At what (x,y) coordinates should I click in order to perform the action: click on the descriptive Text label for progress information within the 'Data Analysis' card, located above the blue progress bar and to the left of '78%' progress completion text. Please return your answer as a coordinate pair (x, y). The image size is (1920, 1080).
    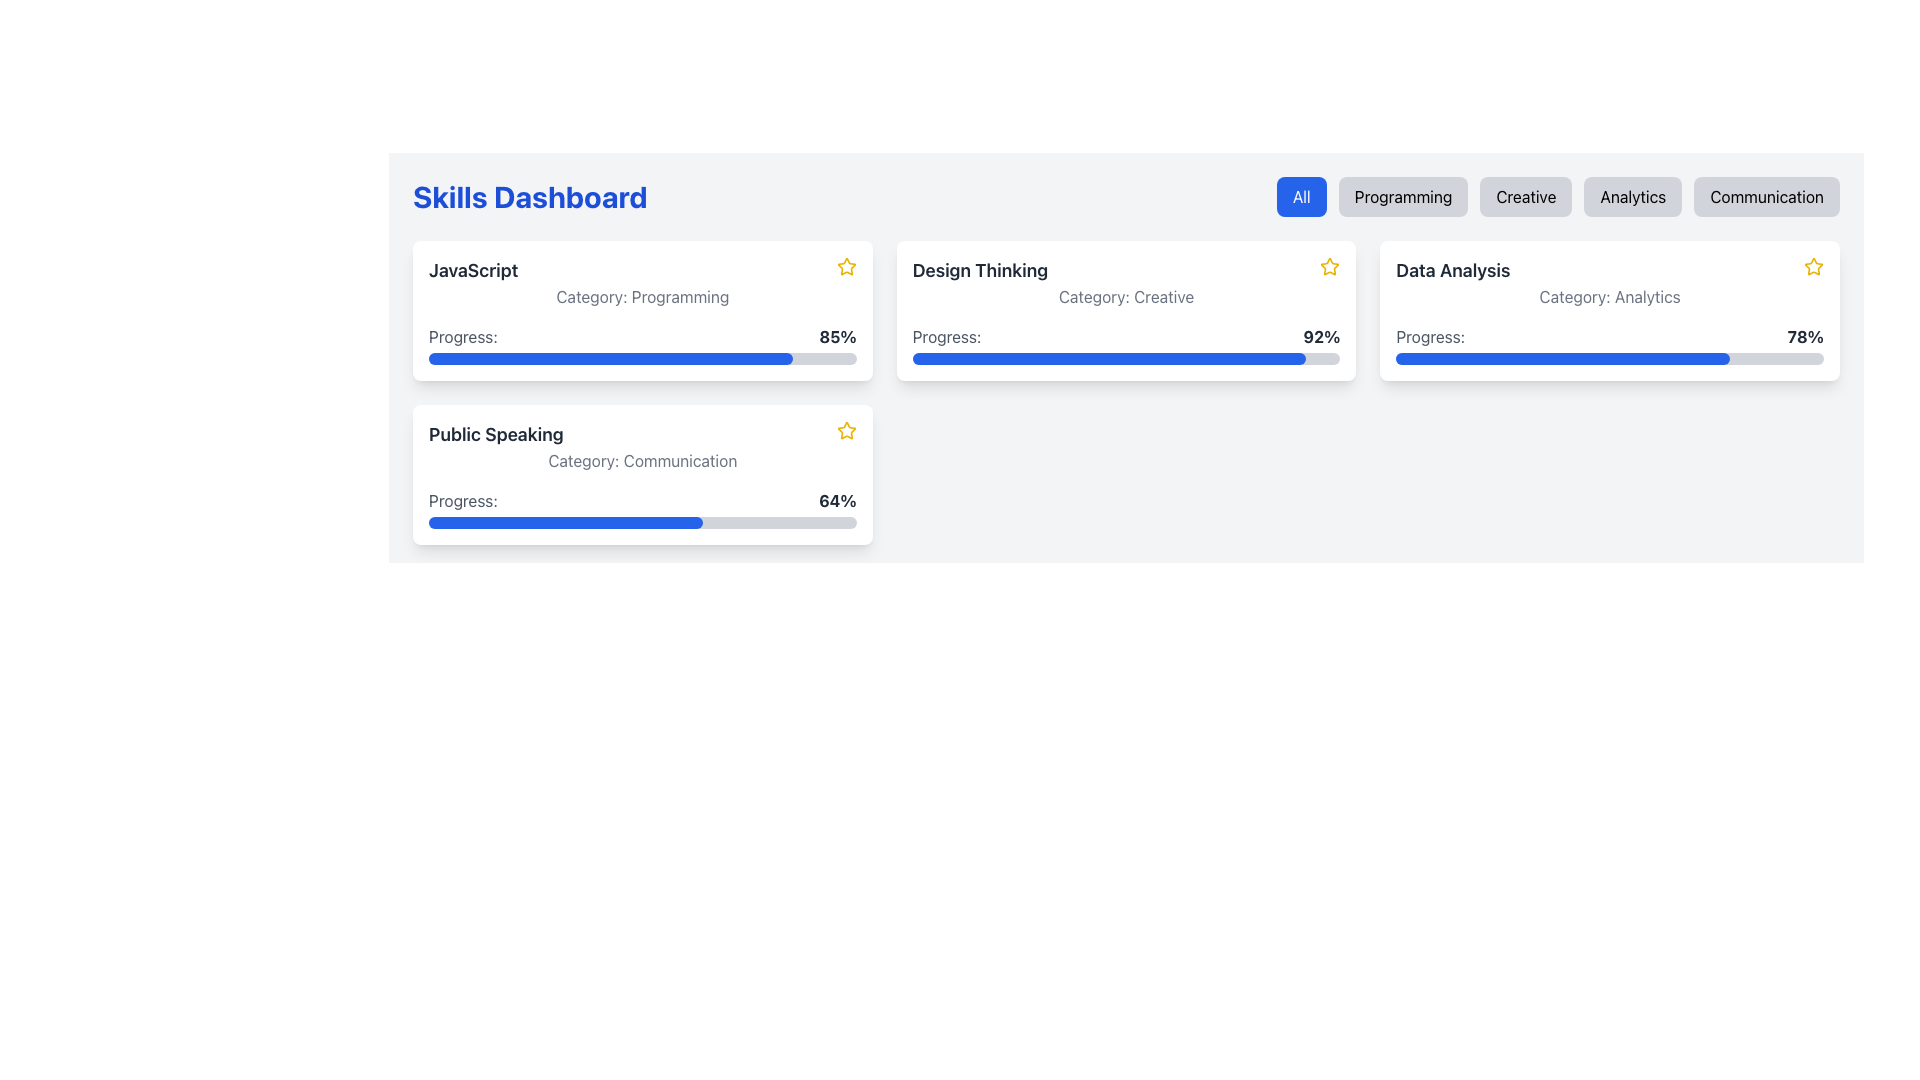
    Looking at the image, I should click on (1429, 335).